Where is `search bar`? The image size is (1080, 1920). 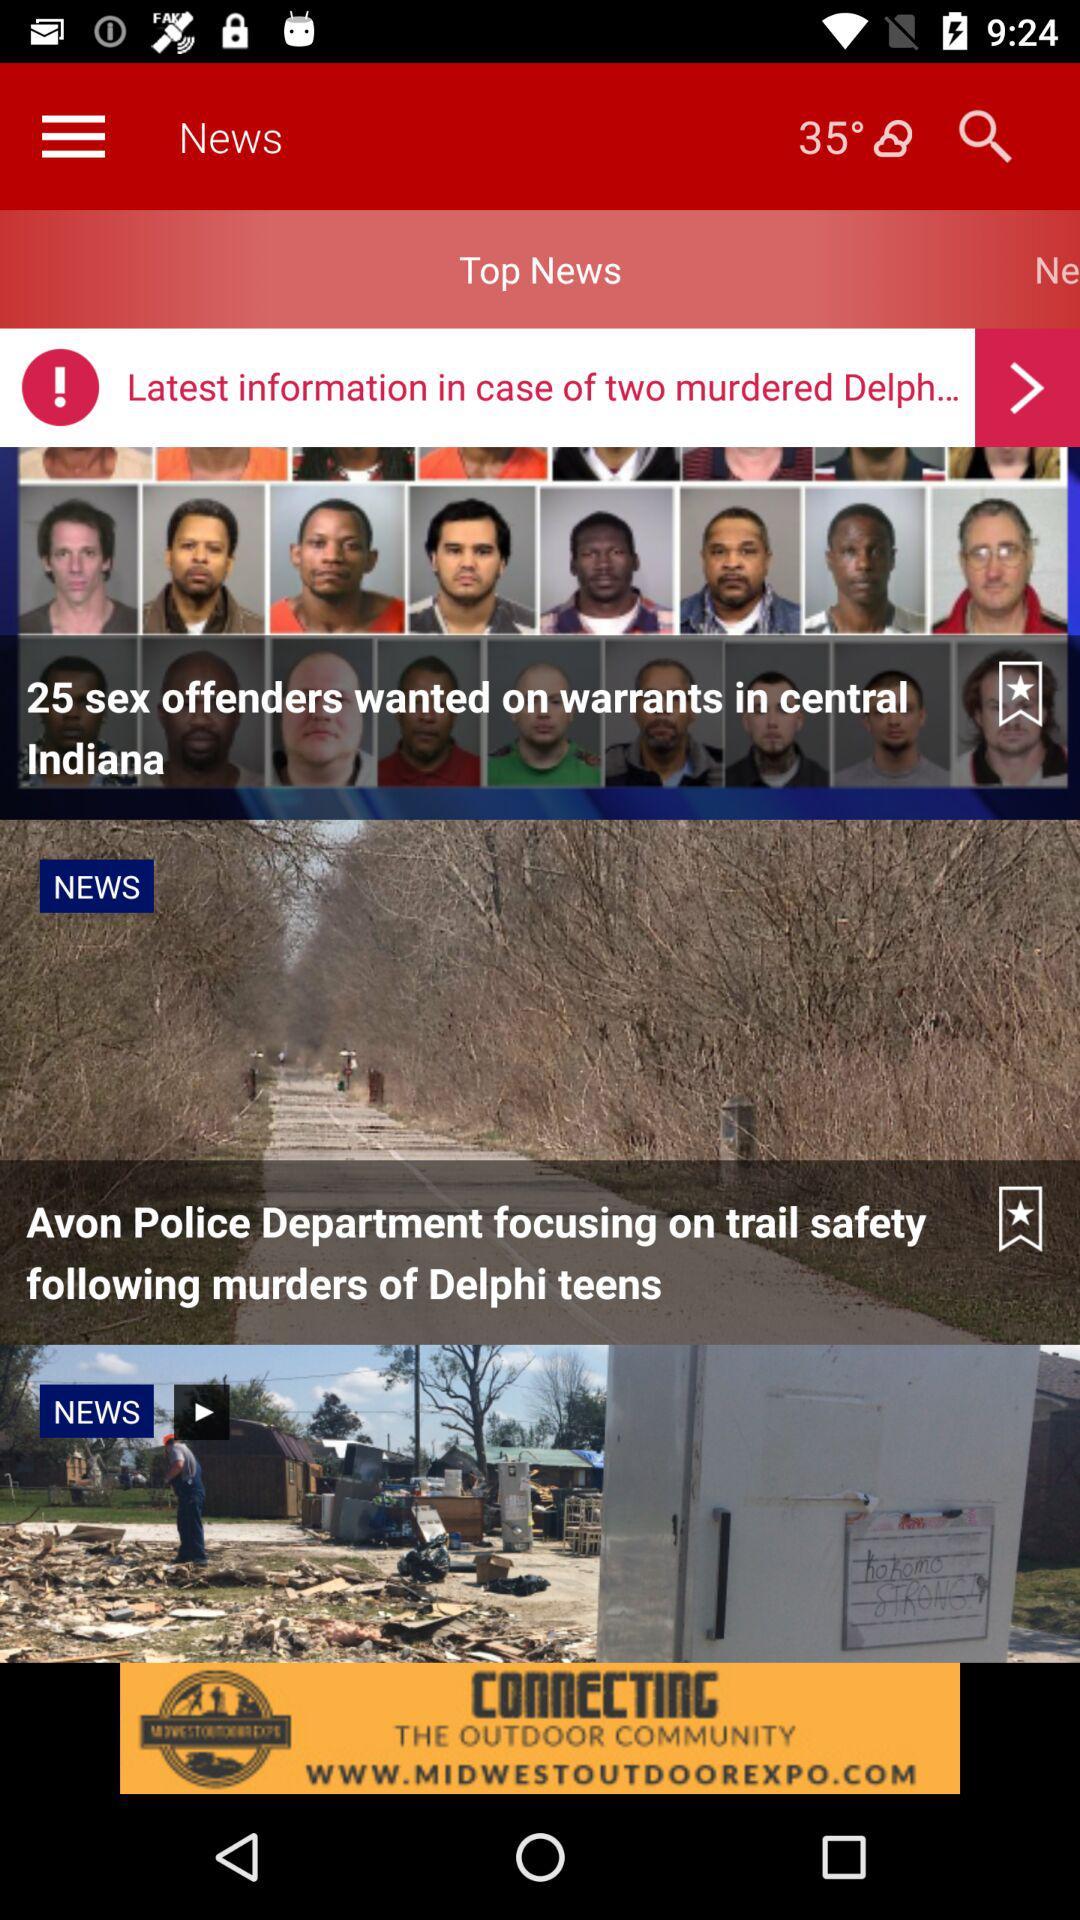 search bar is located at coordinates (984, 135).